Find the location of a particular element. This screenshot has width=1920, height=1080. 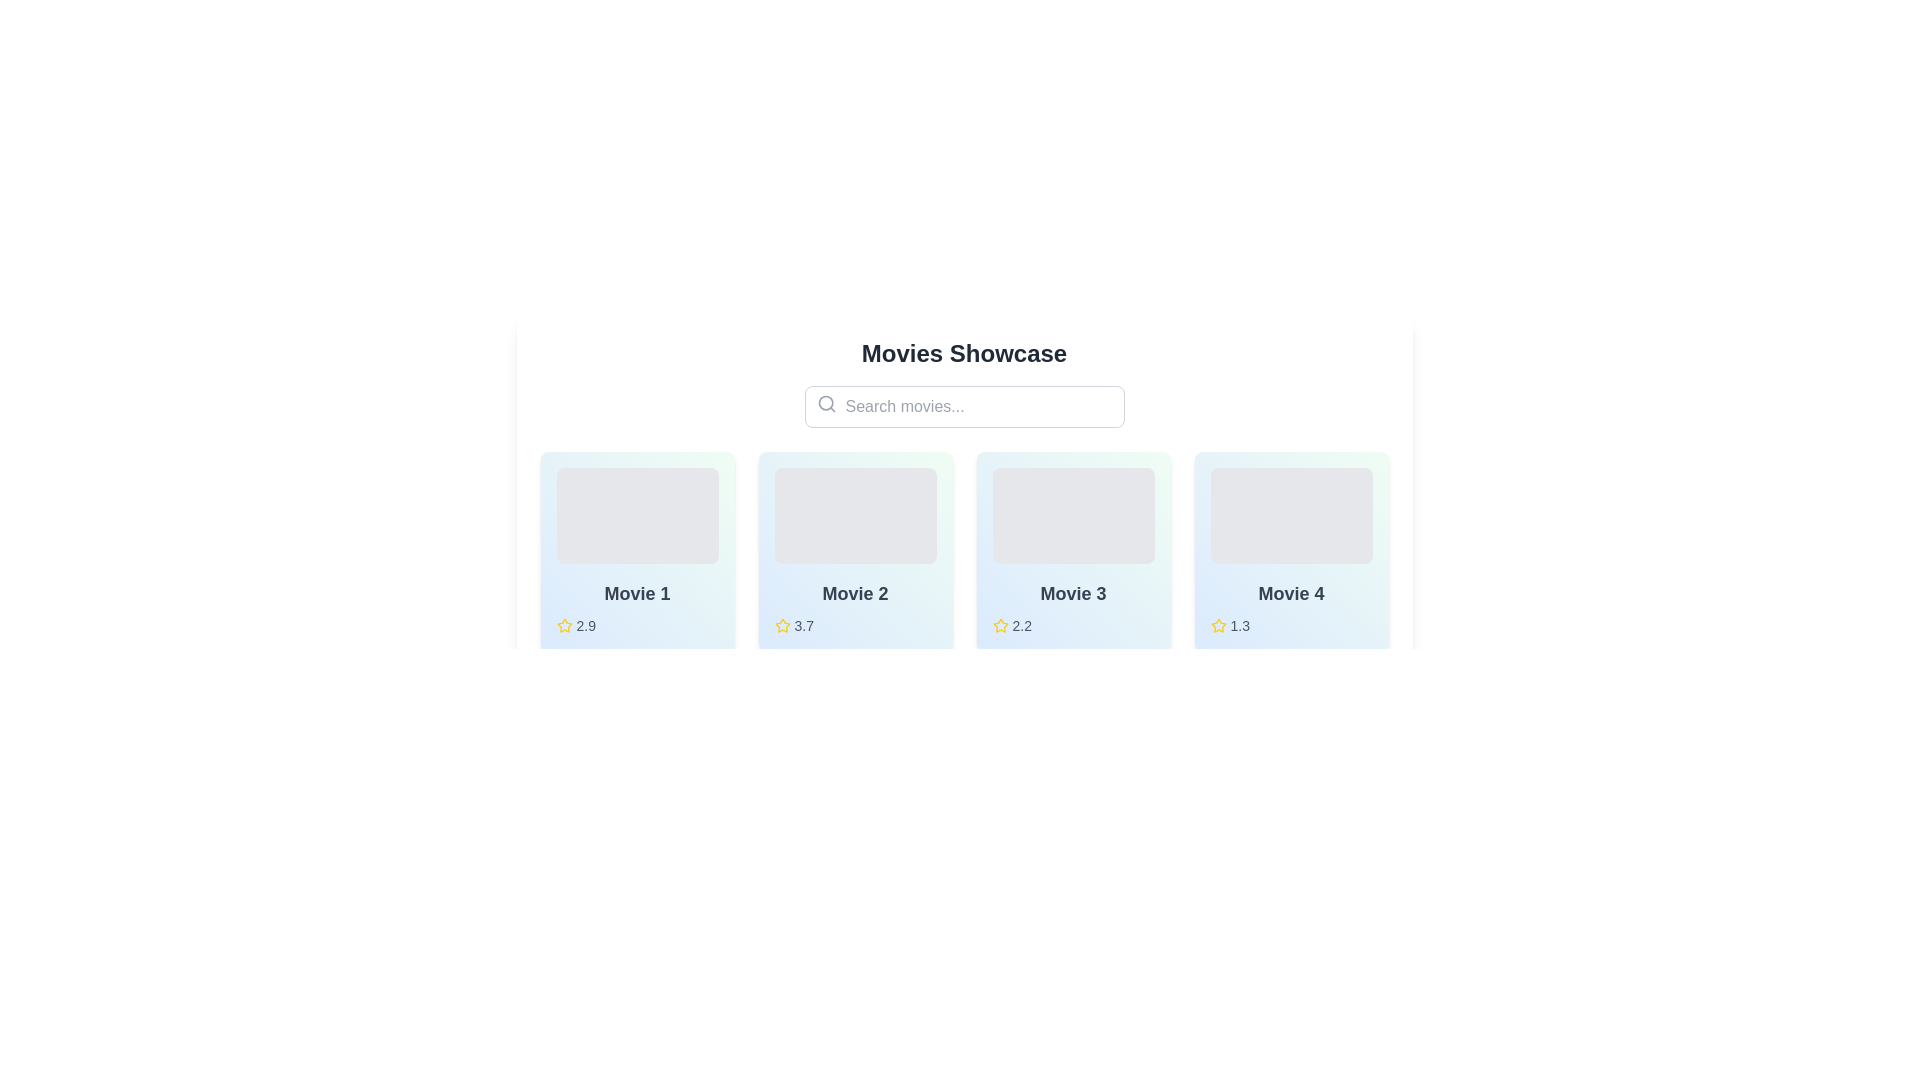

the text label styled as a header with the content 'Movie 1', which is bold and gray, located at the lower section of a light-themed card is located at coordinates (636, 593).